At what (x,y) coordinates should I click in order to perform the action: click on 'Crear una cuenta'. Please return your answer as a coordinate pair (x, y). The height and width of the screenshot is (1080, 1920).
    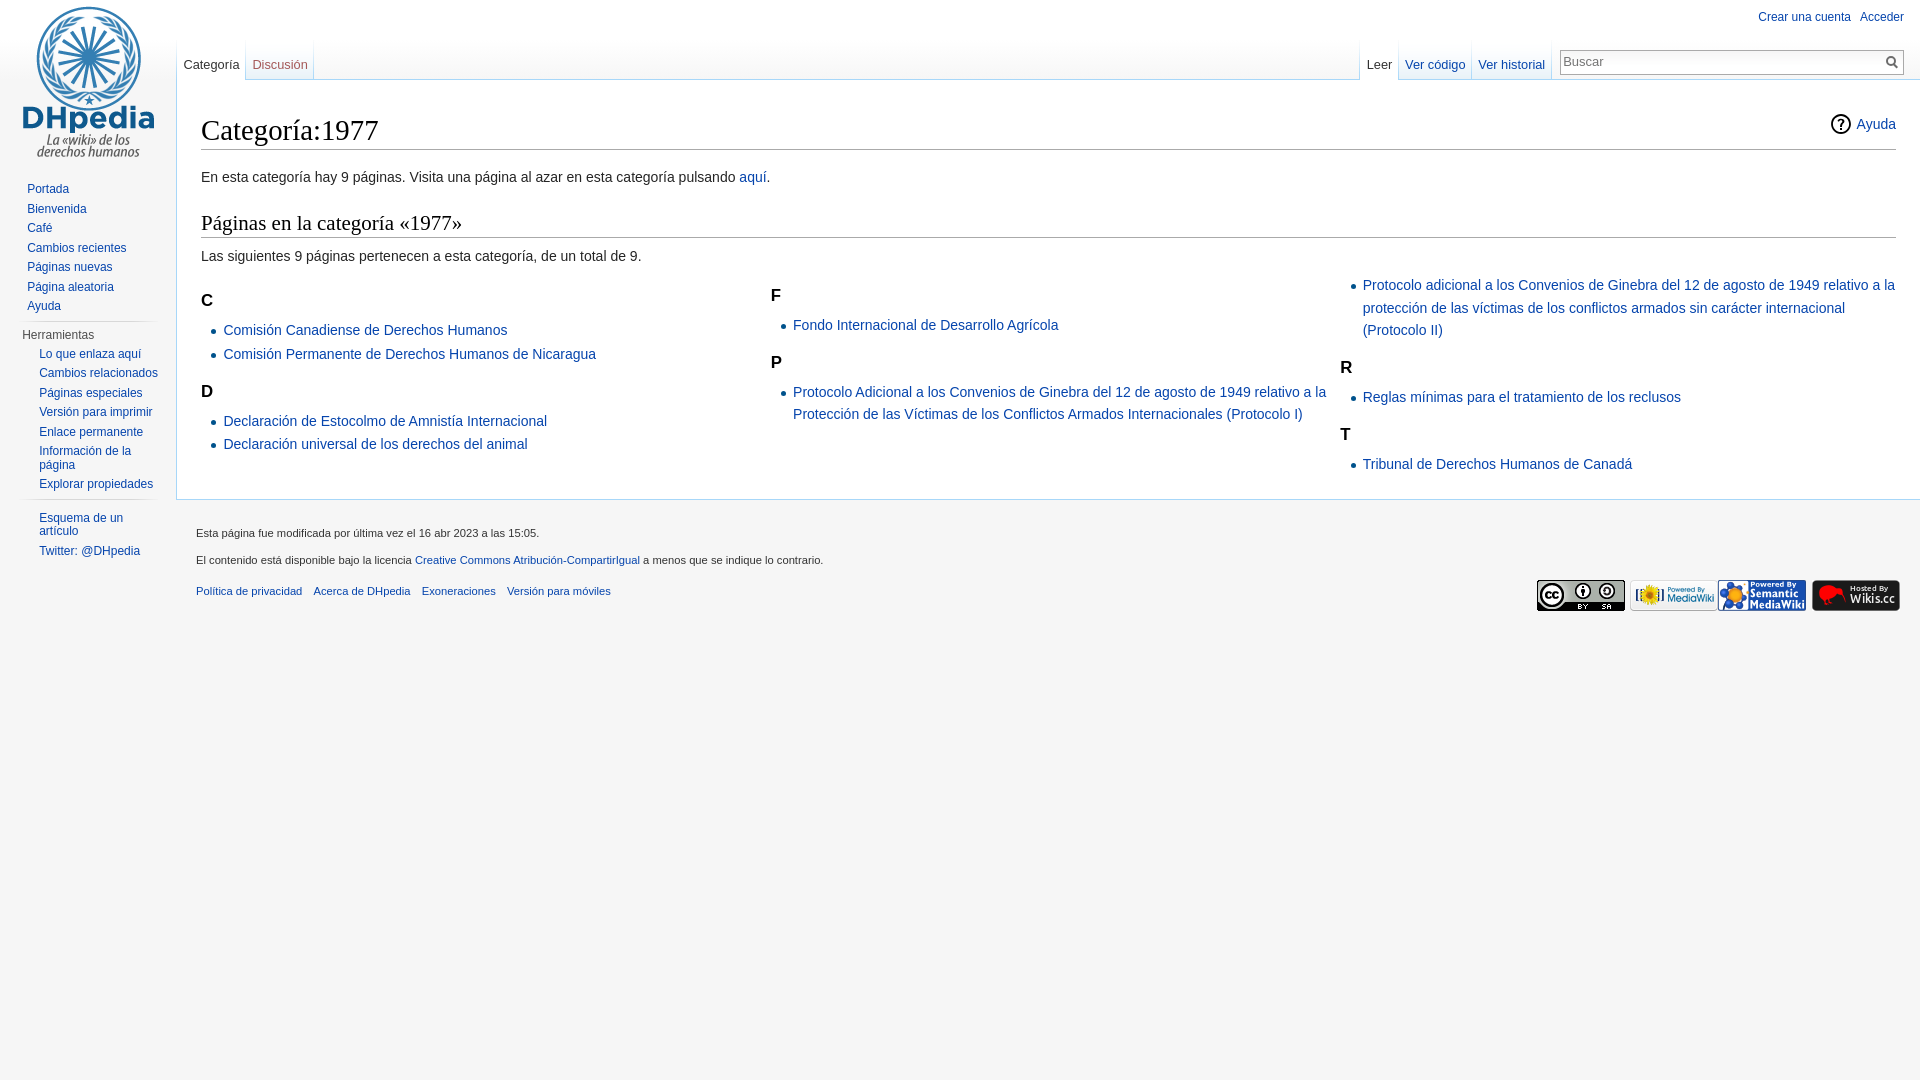
    Looking at the image, I should click on (1804, 16).